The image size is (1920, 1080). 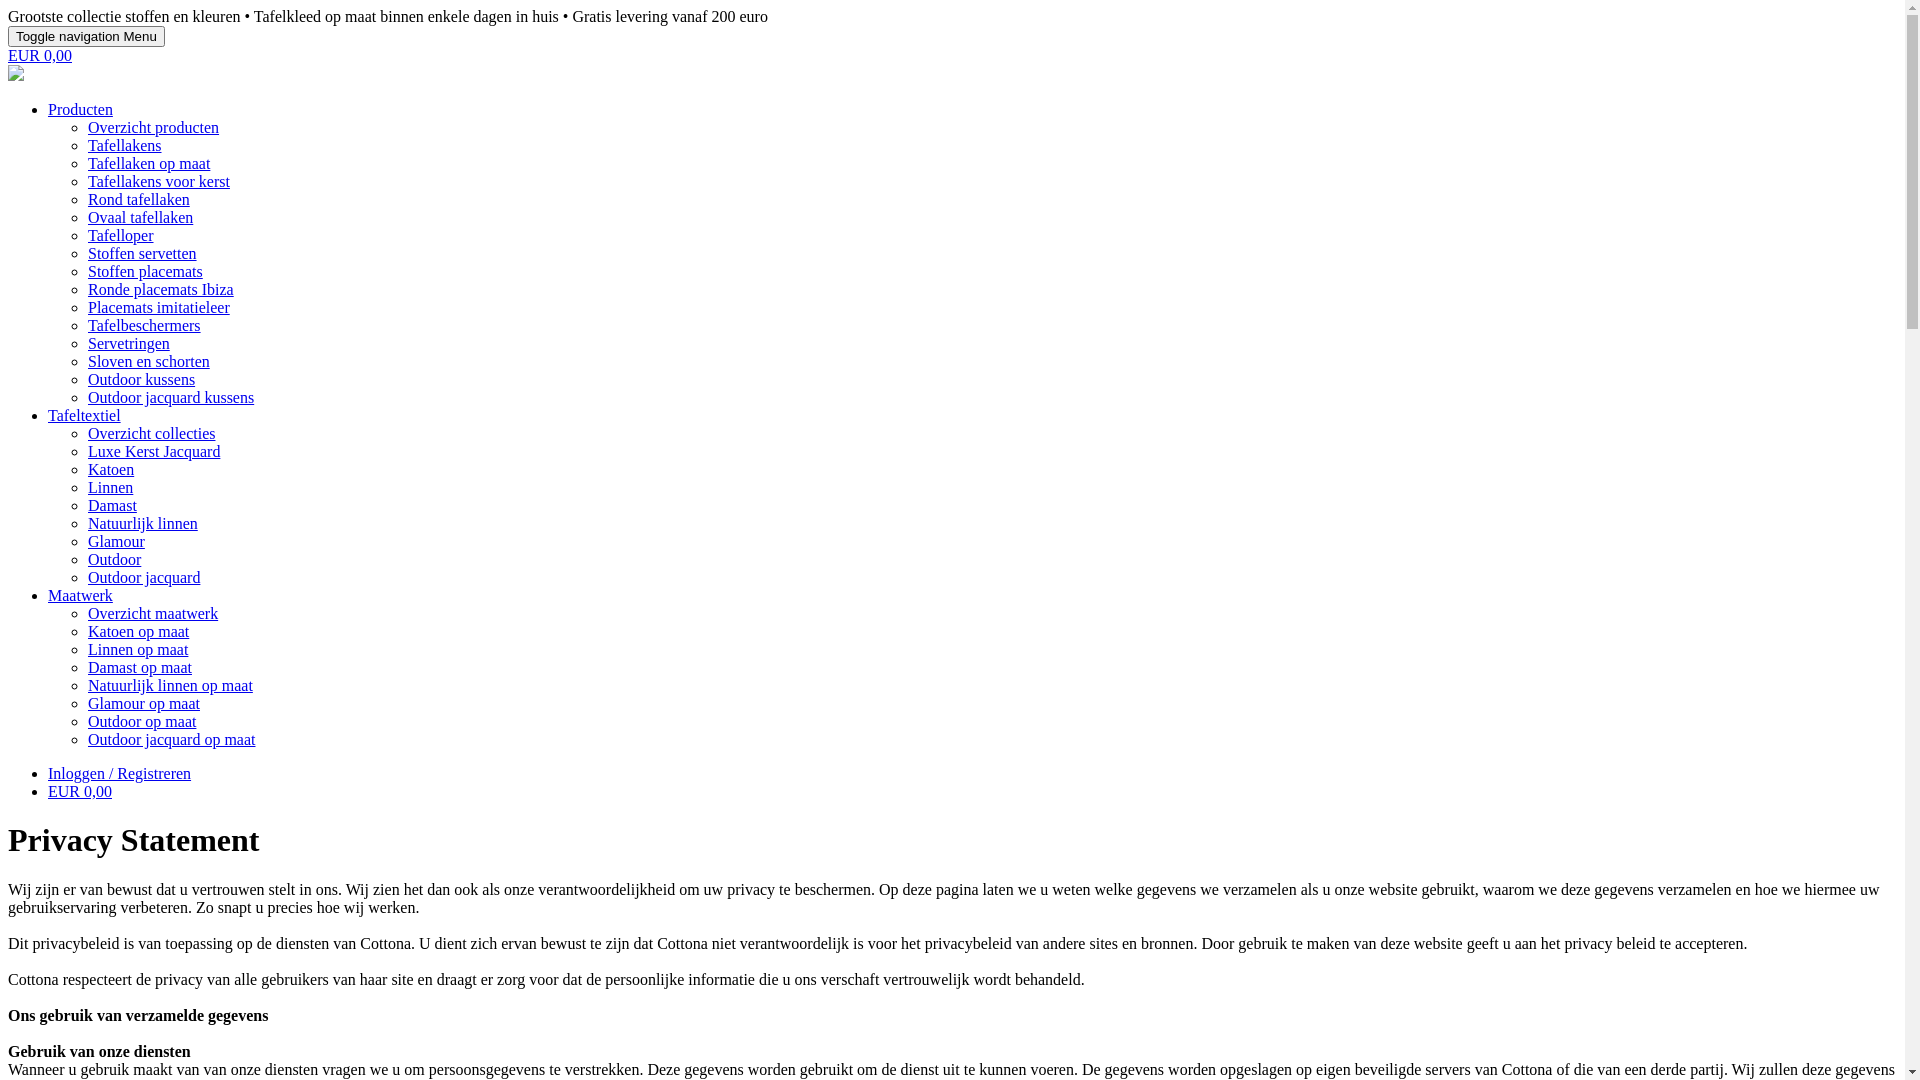 What do you see at coordinates (86, 432) in the screenshot?
I see `'Overzicht collecties'` at bounding box center [86, 432].